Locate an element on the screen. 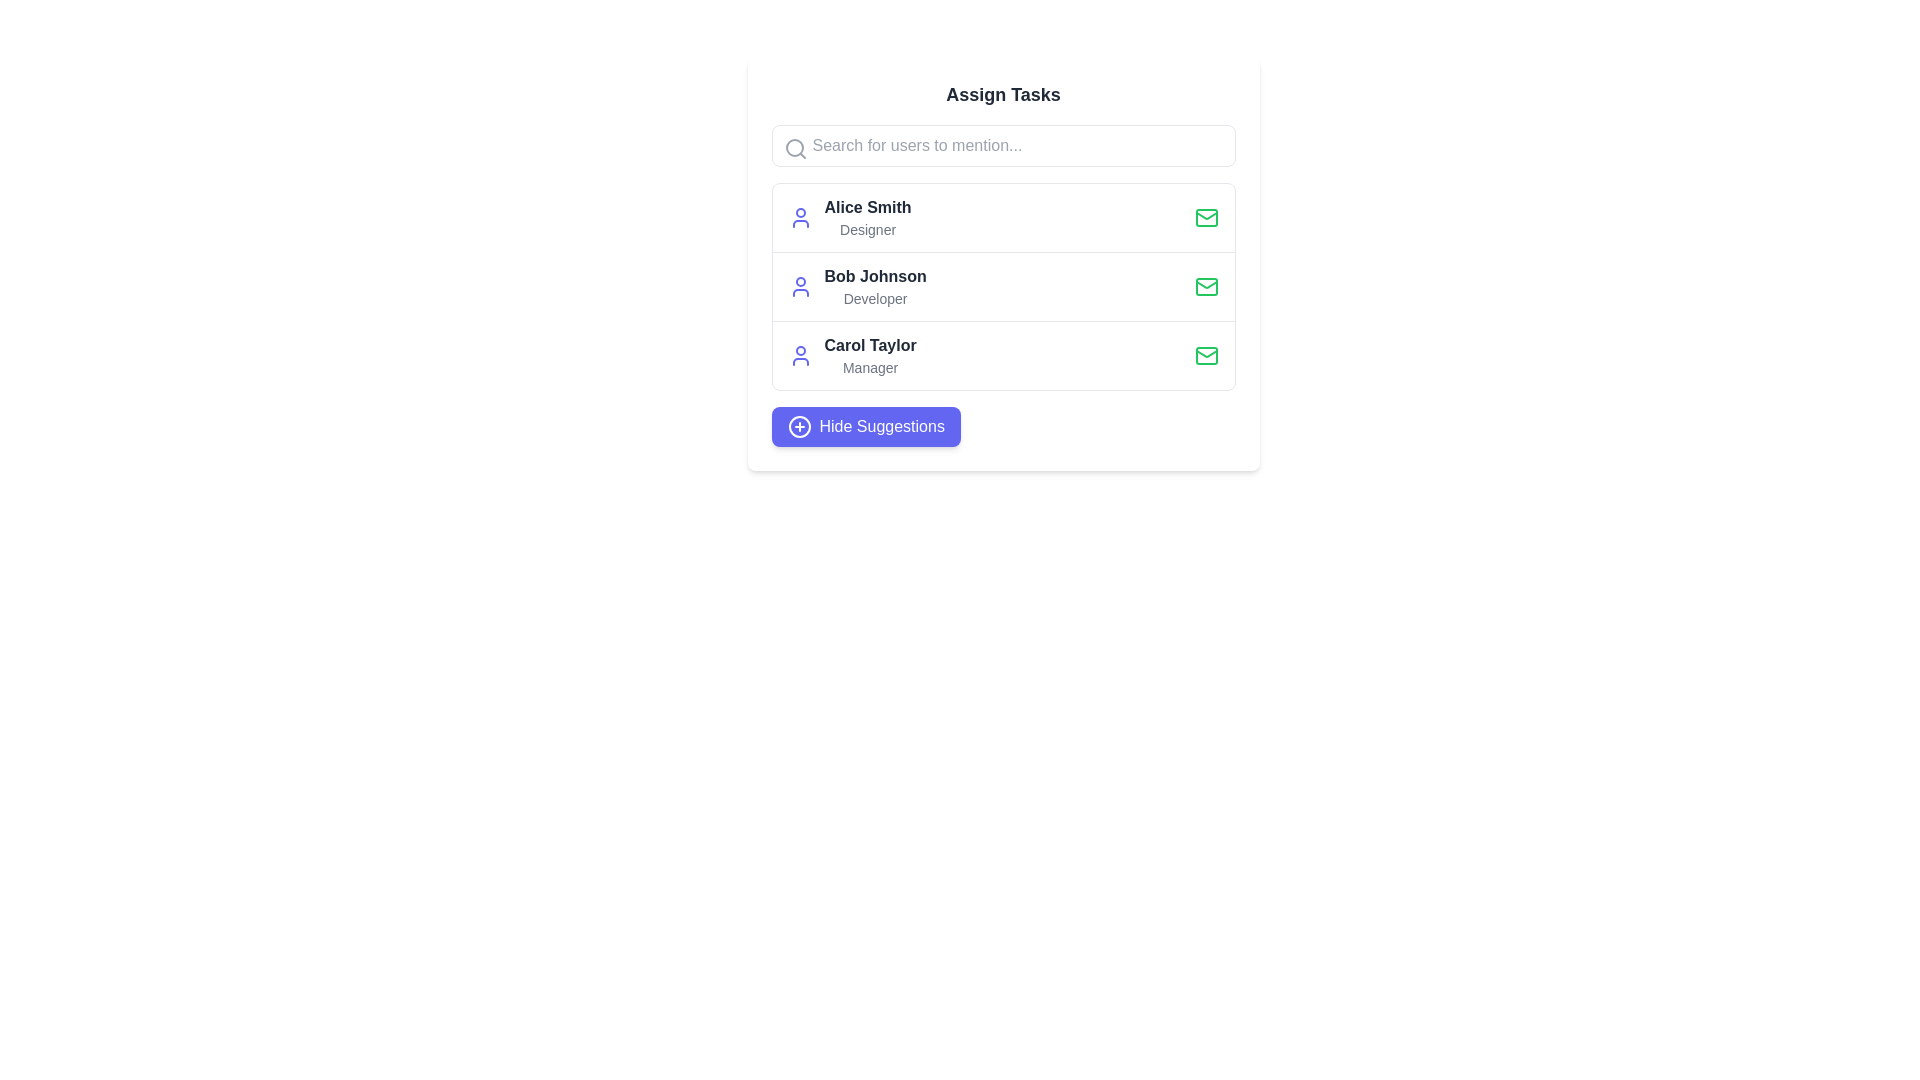 This screenshot has height=1080, width=1920. the static text label displaying the name 'Bob Johnson' in the second entry of the 'Assign Tasks' panel is located at coordinates (875, 277).